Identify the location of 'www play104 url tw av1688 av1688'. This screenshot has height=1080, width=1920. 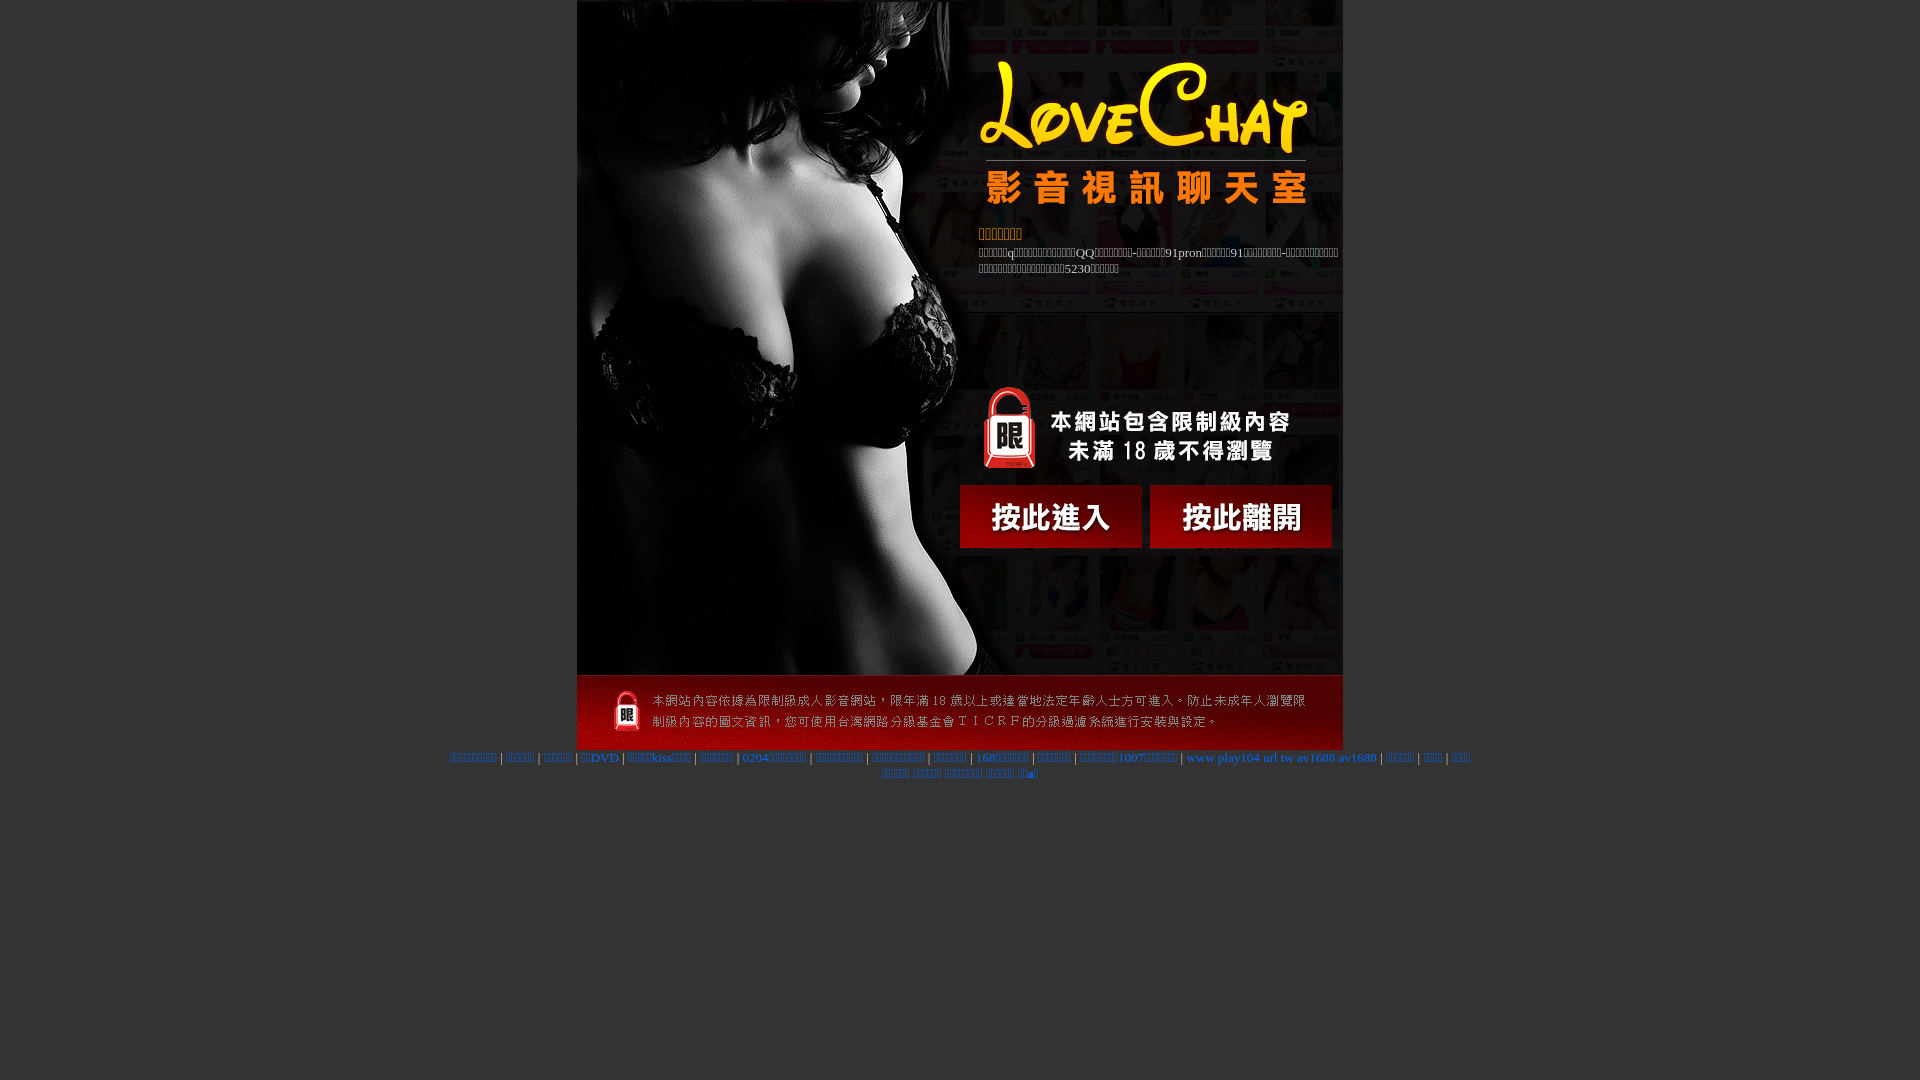
(1281, 757).